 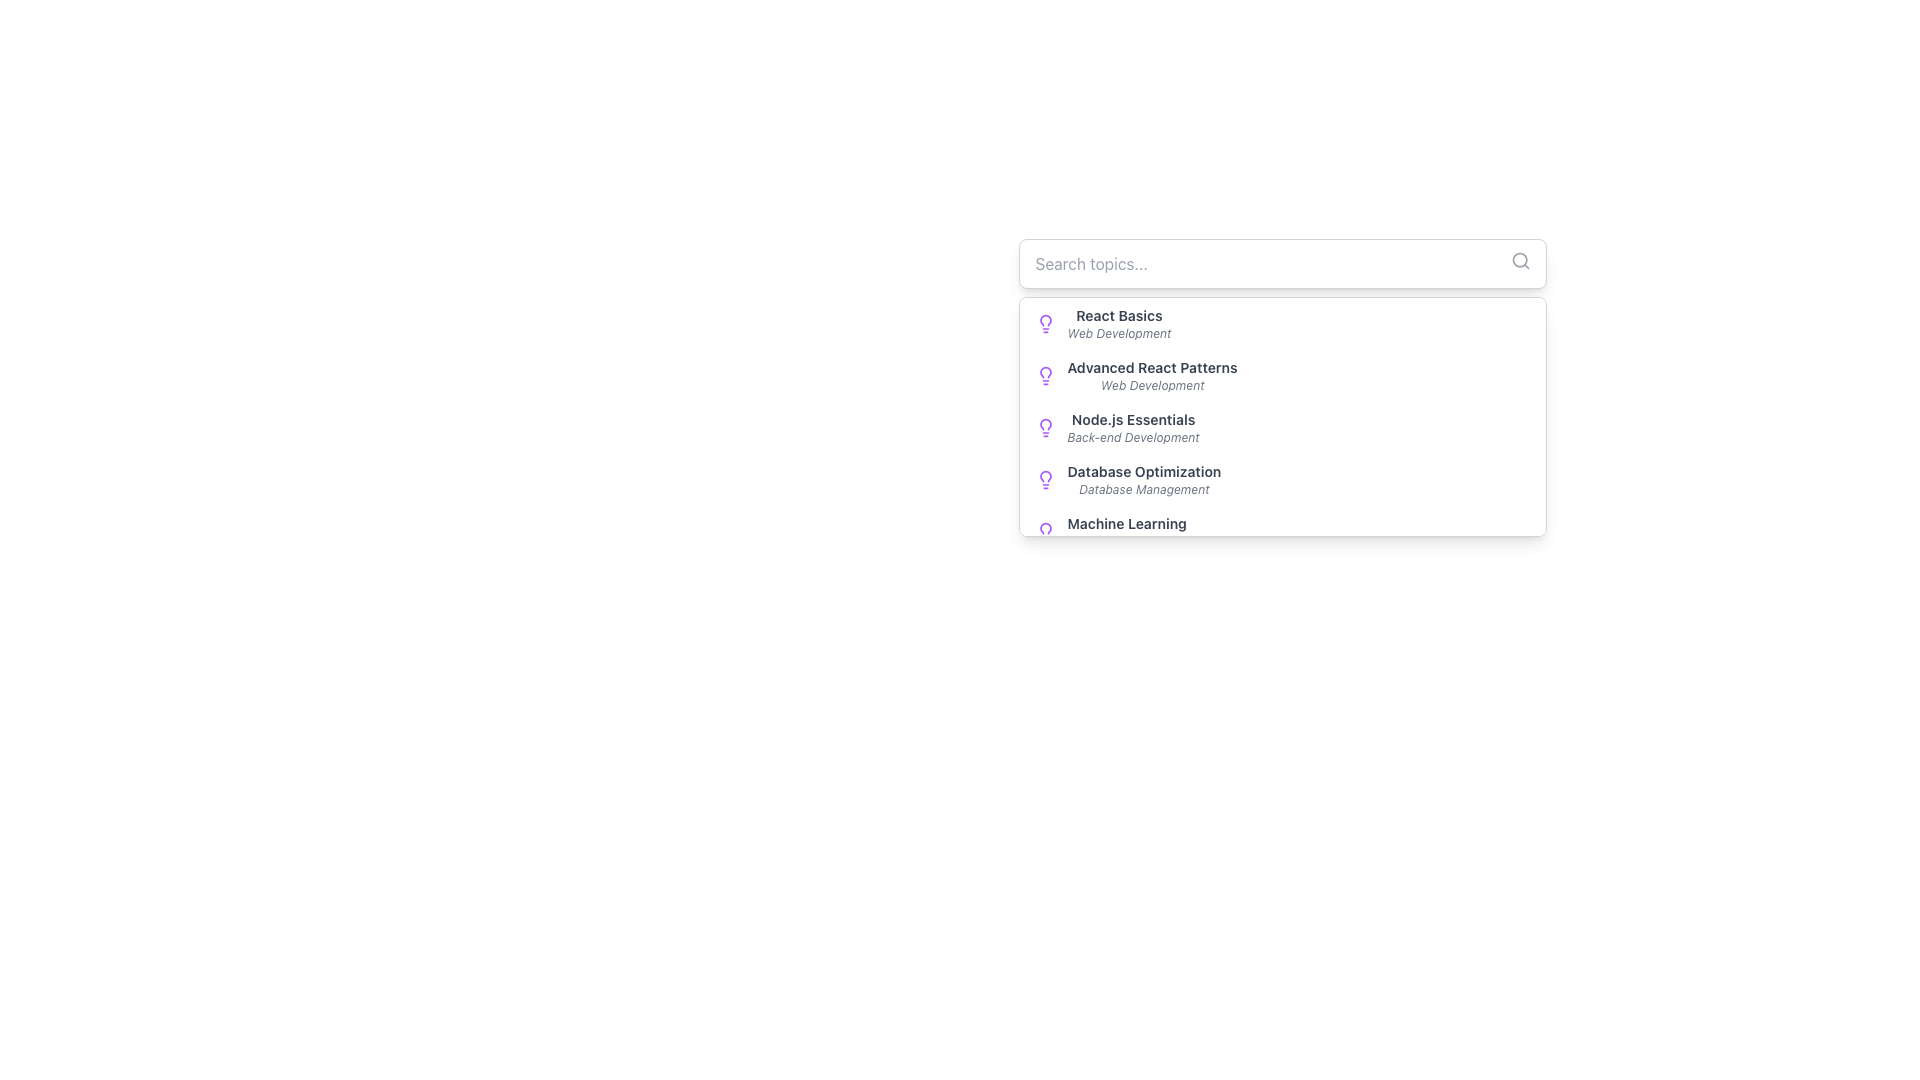 What do you see at coordinates (1520, 260) in the screenshot?
I see `the magnifying glass icon located at the rightmost position within the search input area, which serves as a visual indicator for the search functionality` at bounding box center [1520, 260].